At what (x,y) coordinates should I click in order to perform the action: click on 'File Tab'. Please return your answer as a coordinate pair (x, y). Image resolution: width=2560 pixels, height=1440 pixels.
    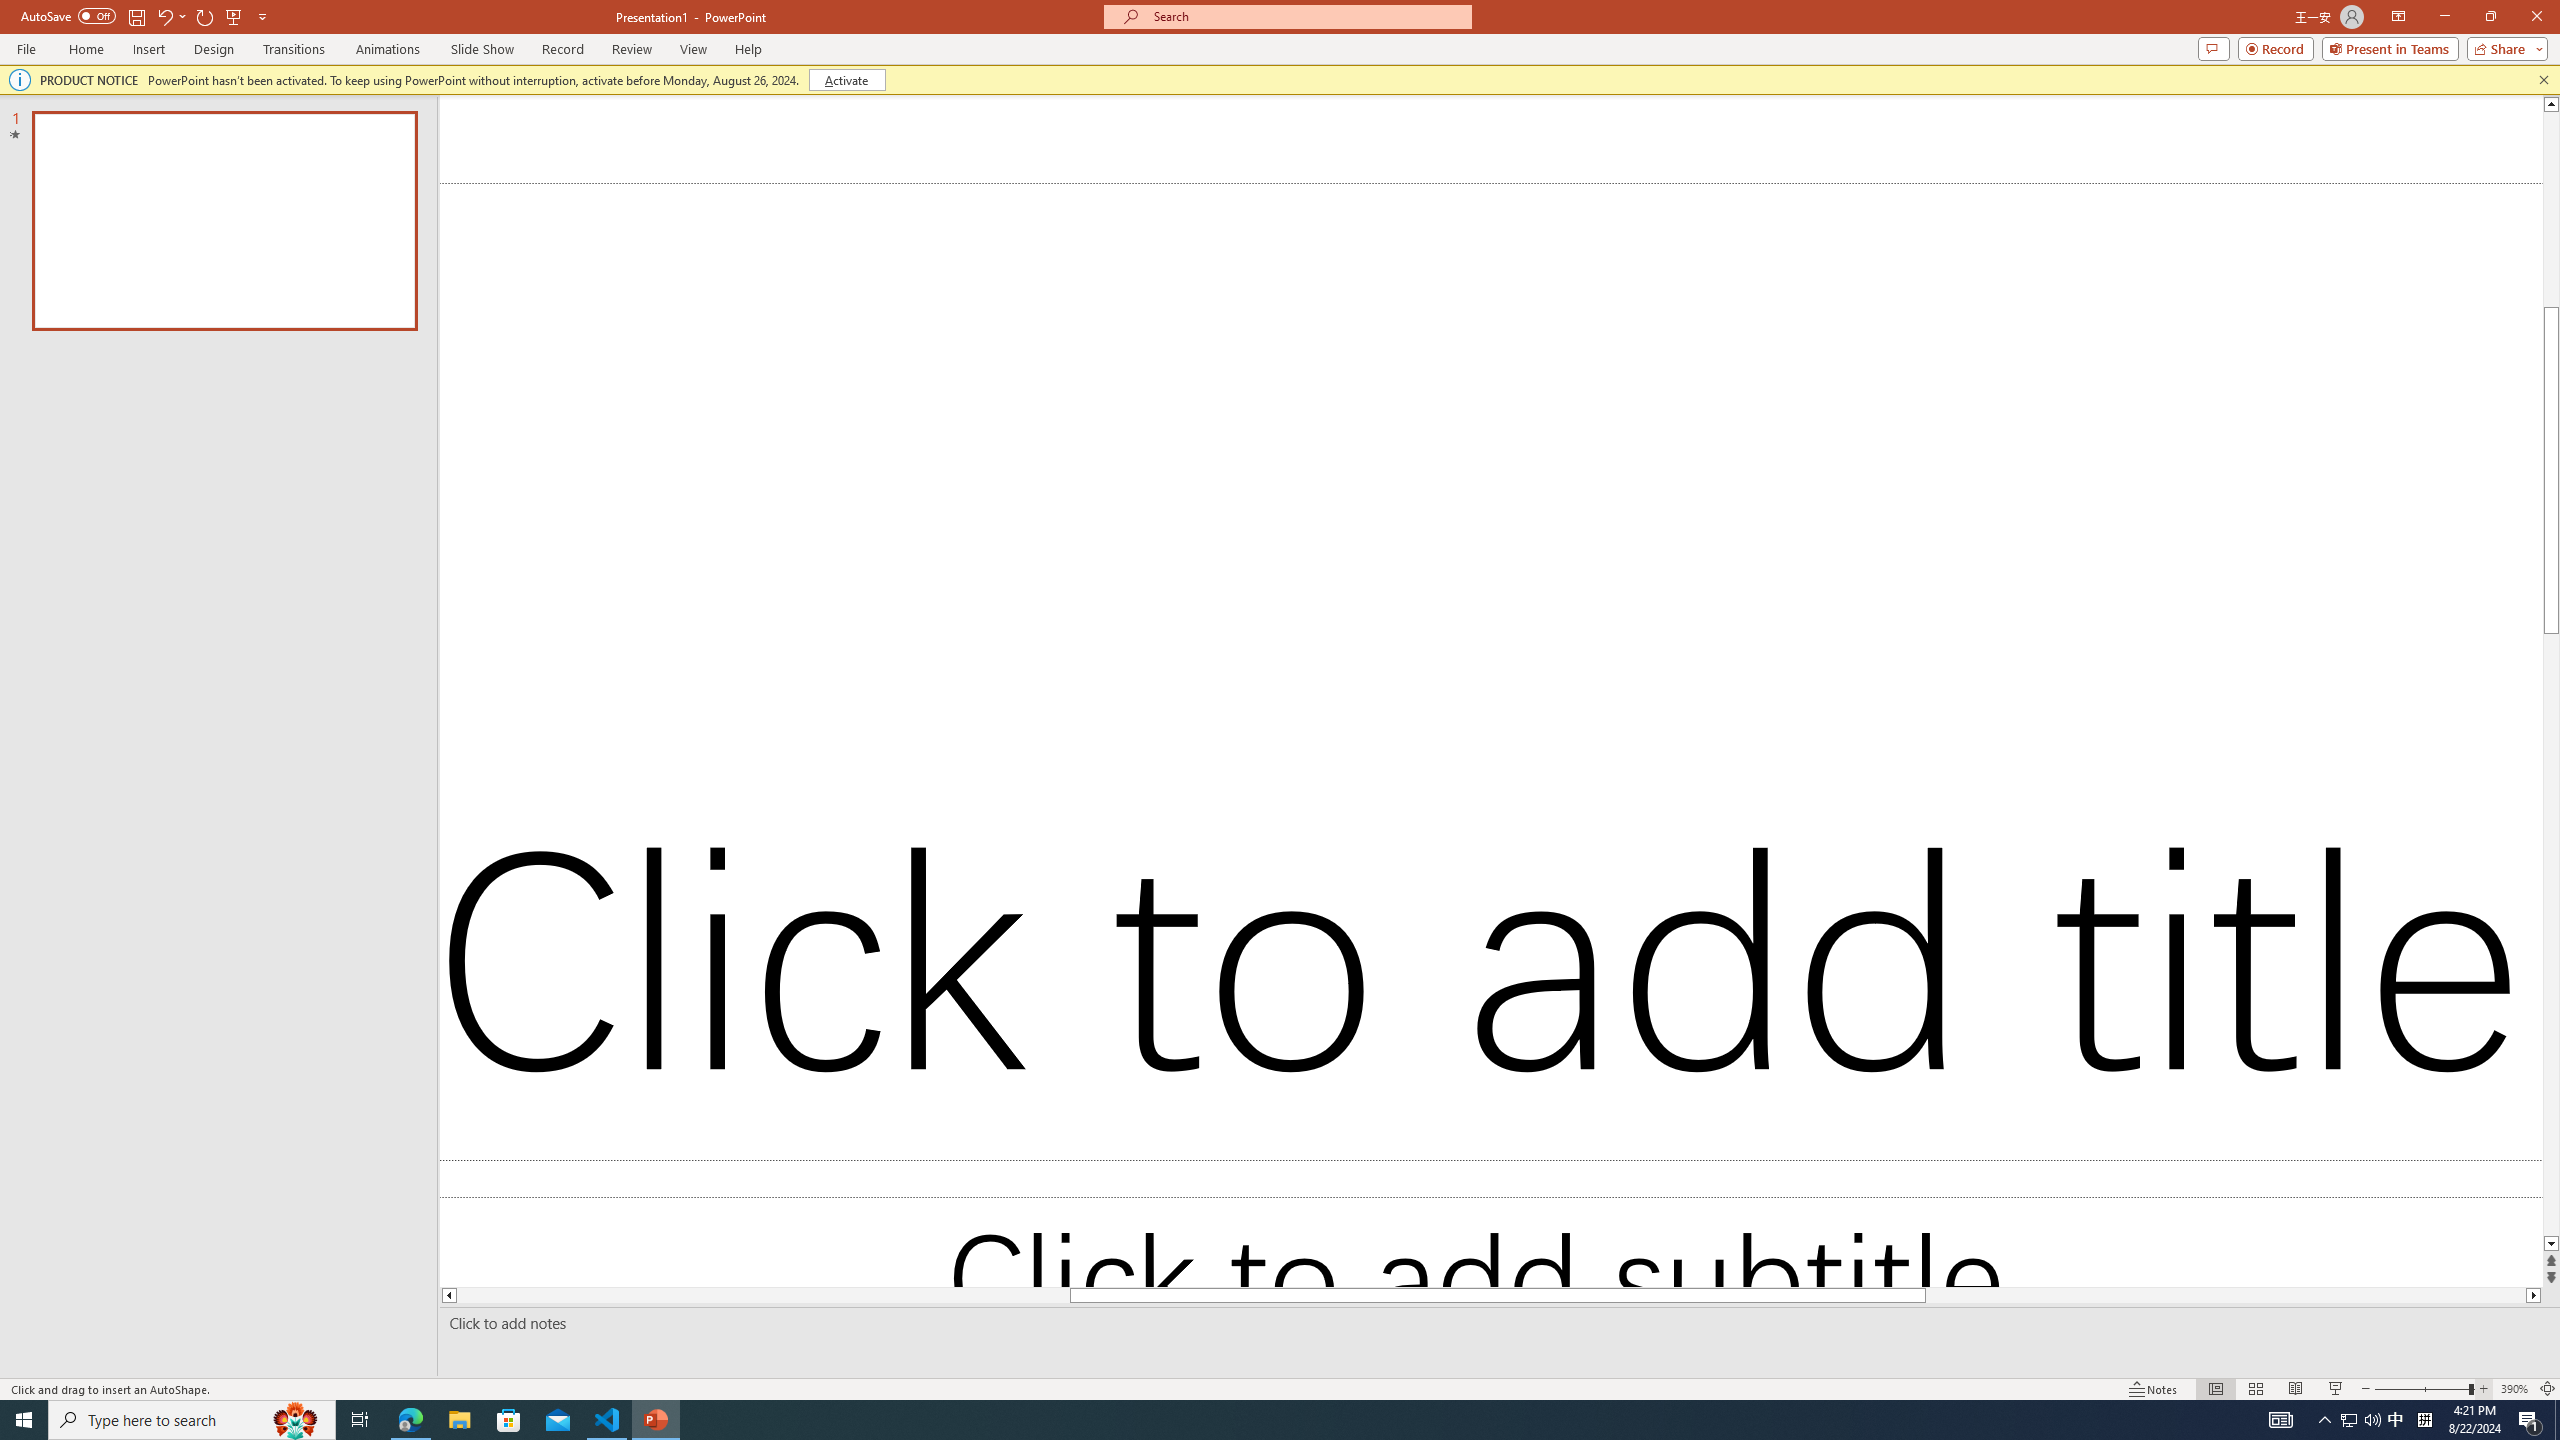
    Looking at the image, I should click on (25, 47).